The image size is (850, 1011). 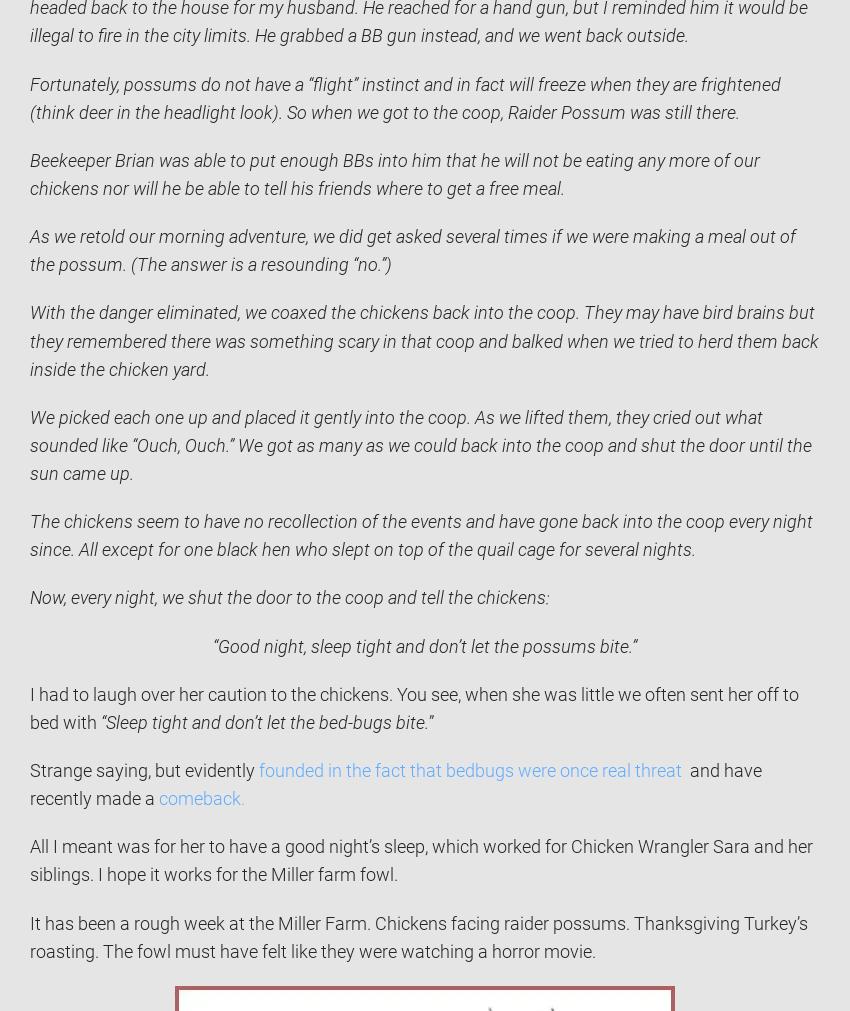 What do you see at coordinates (405, 96) in the screenshot?
I see `'Fortunately, possums do not have a “flight” instinct and in fact will freeze when they are frightened (think deer in the headlight look). So when we got to the coop, Raider Possum was still there.'` at bounding box center [405, 96].